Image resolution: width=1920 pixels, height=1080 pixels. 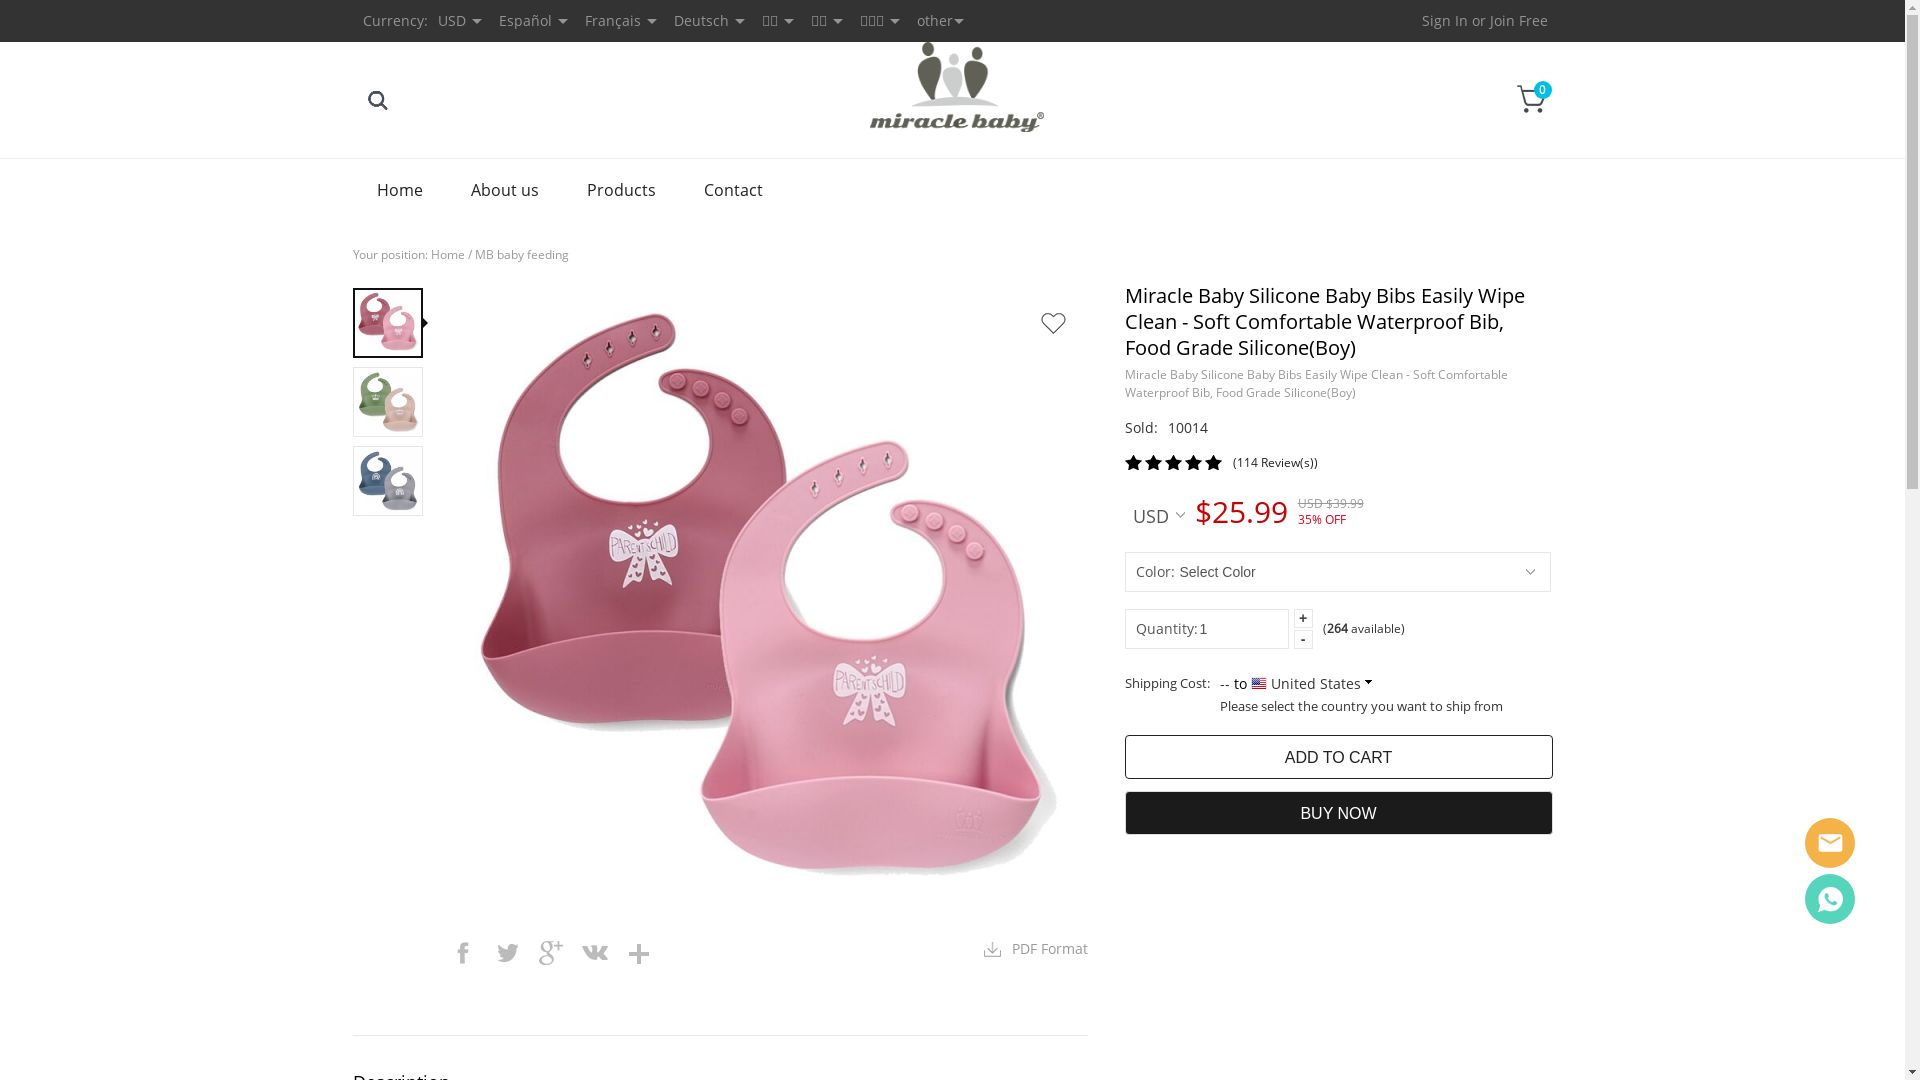 What do you see at coordinates (701, 20) in the screenshot?
I see `'Deutsch'` at bounding box center [701, 20].